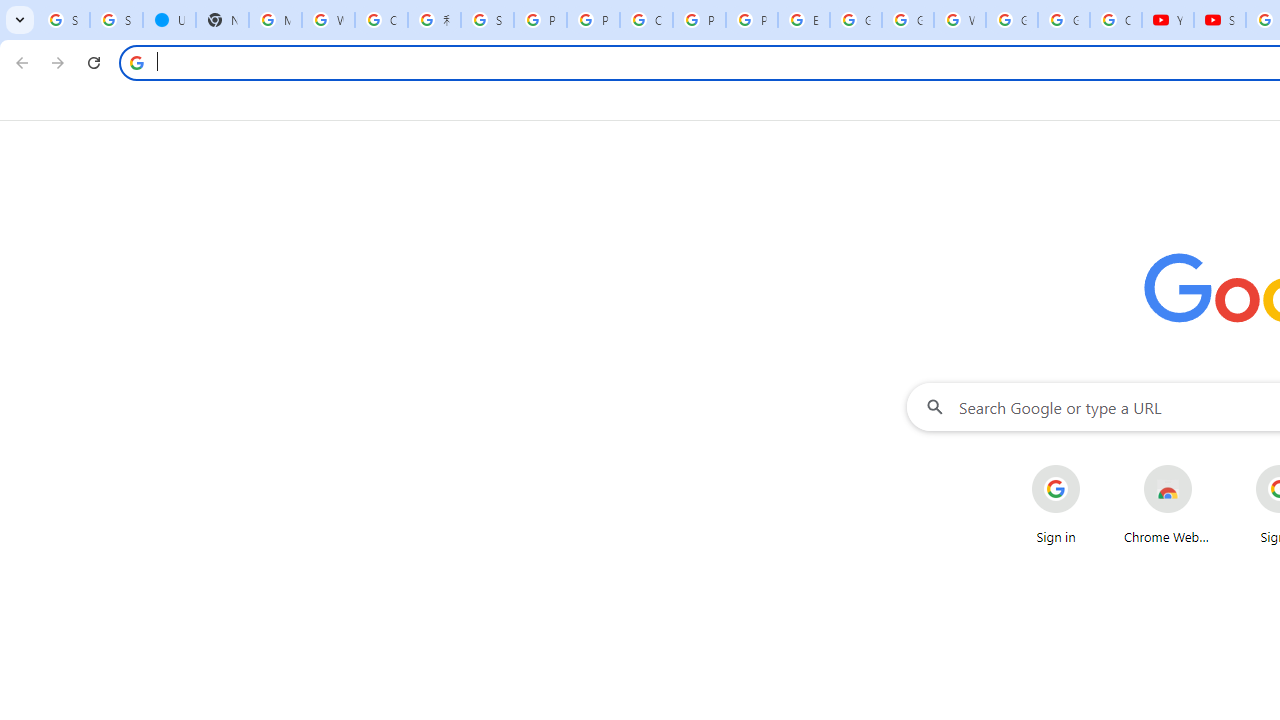  I want to click on 'YouTube', so click(1168, 20).